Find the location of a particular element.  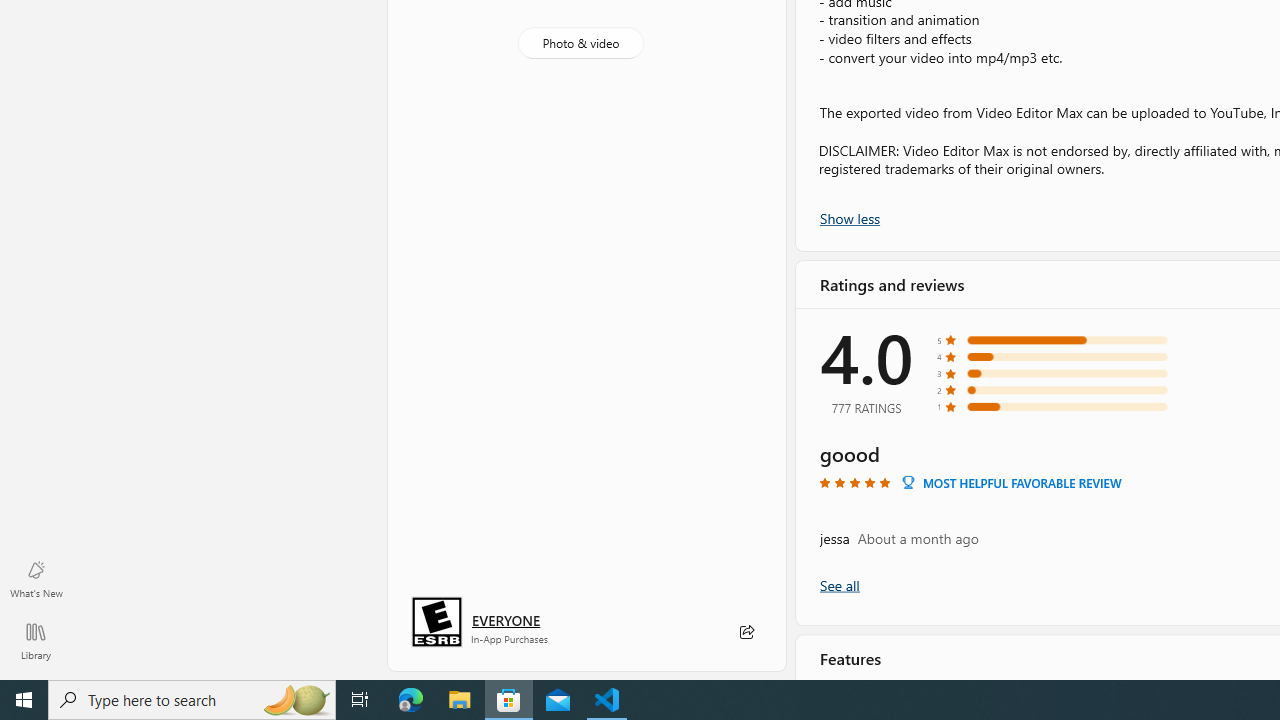

'Photo & video' is located at coordinates (578, 43).